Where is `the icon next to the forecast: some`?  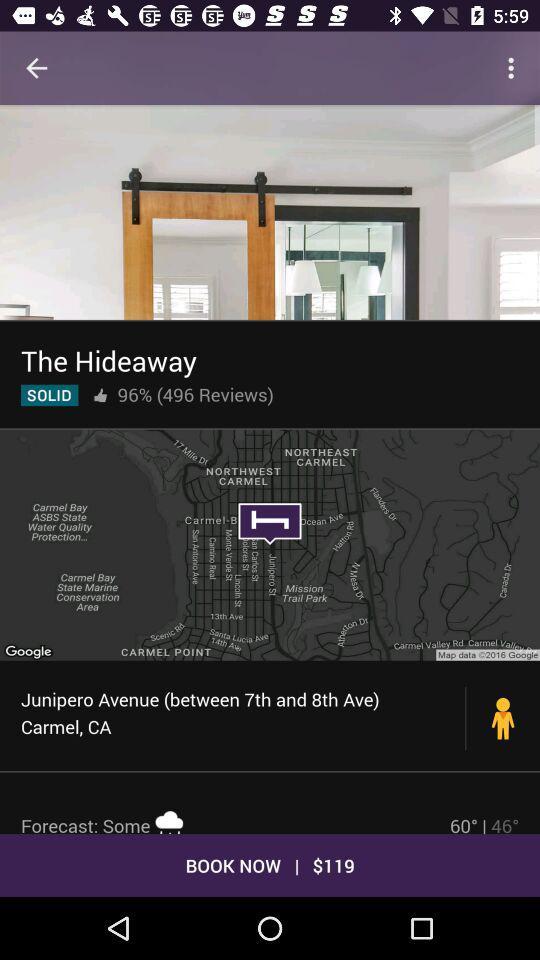
the icon next to the forecast: some is located at coordinates (483, 823).